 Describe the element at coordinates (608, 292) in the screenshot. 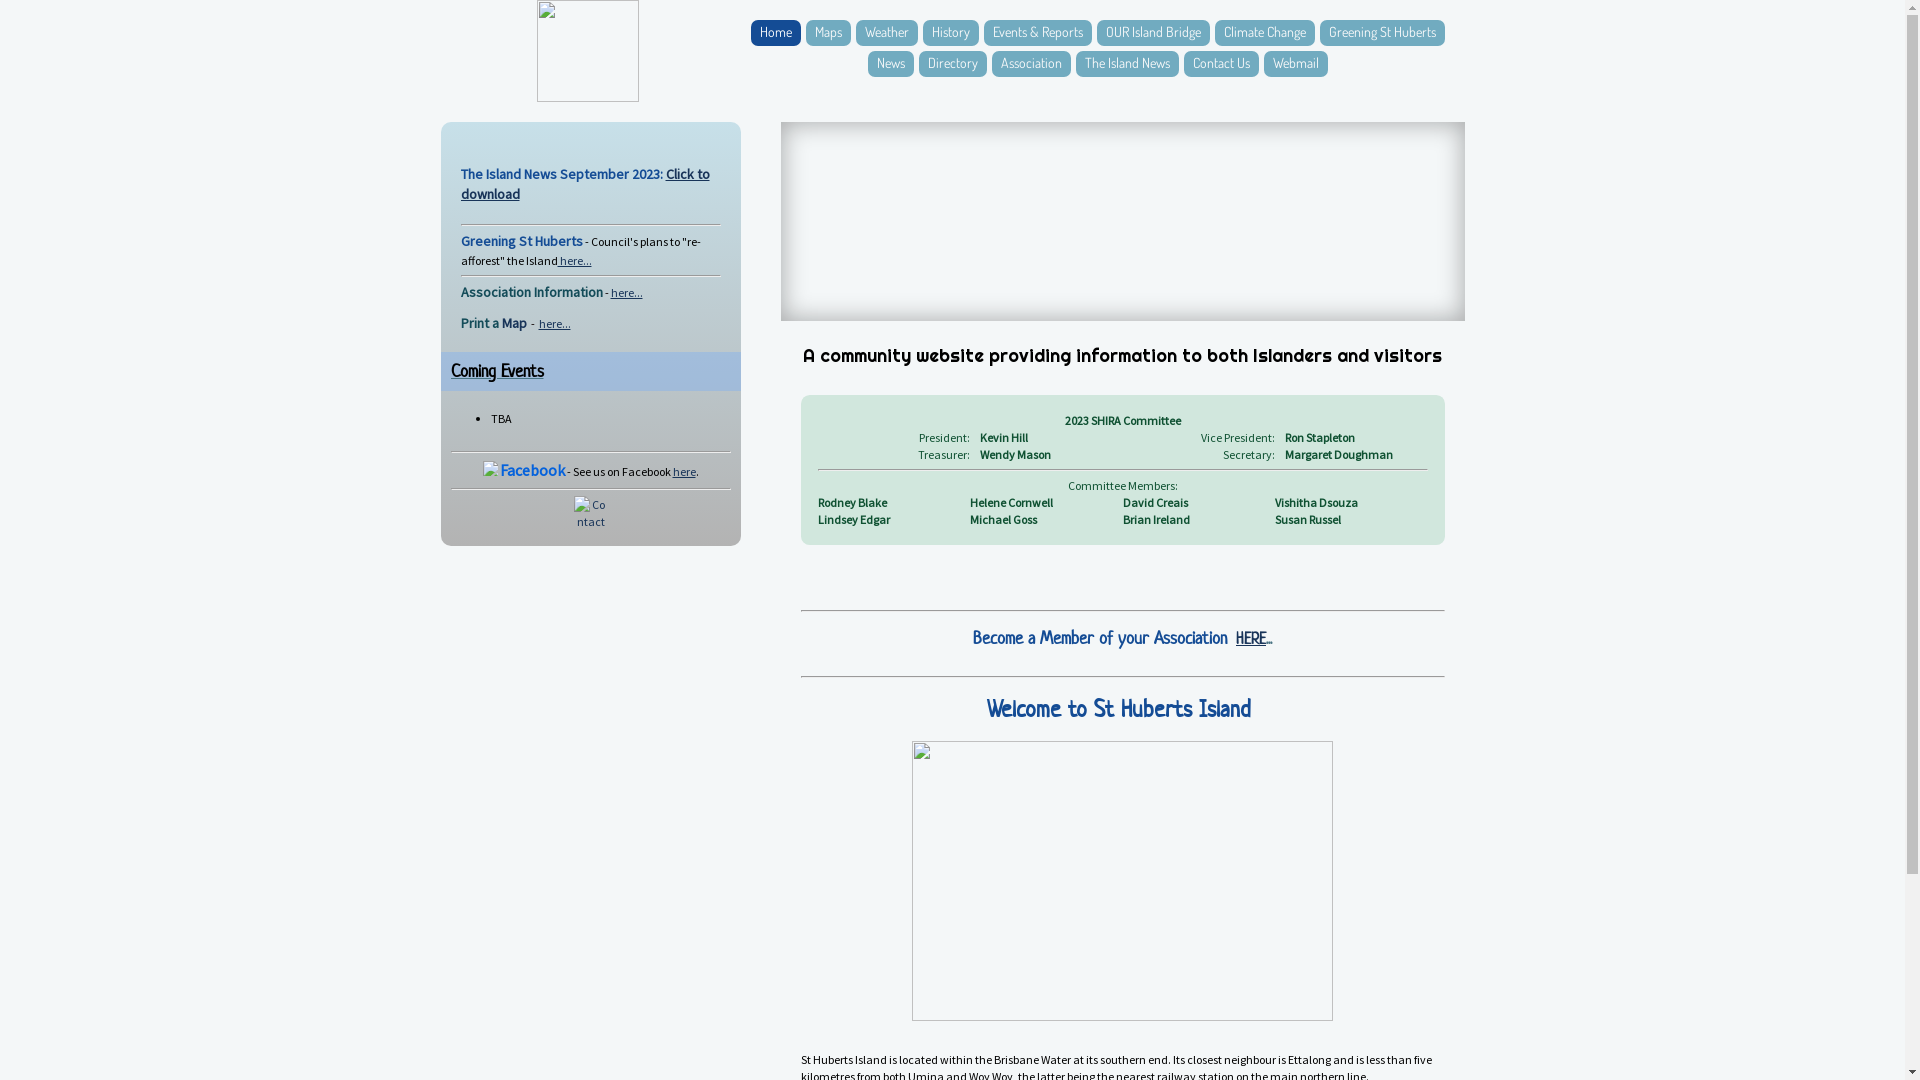

I see `'here...'` at that location.